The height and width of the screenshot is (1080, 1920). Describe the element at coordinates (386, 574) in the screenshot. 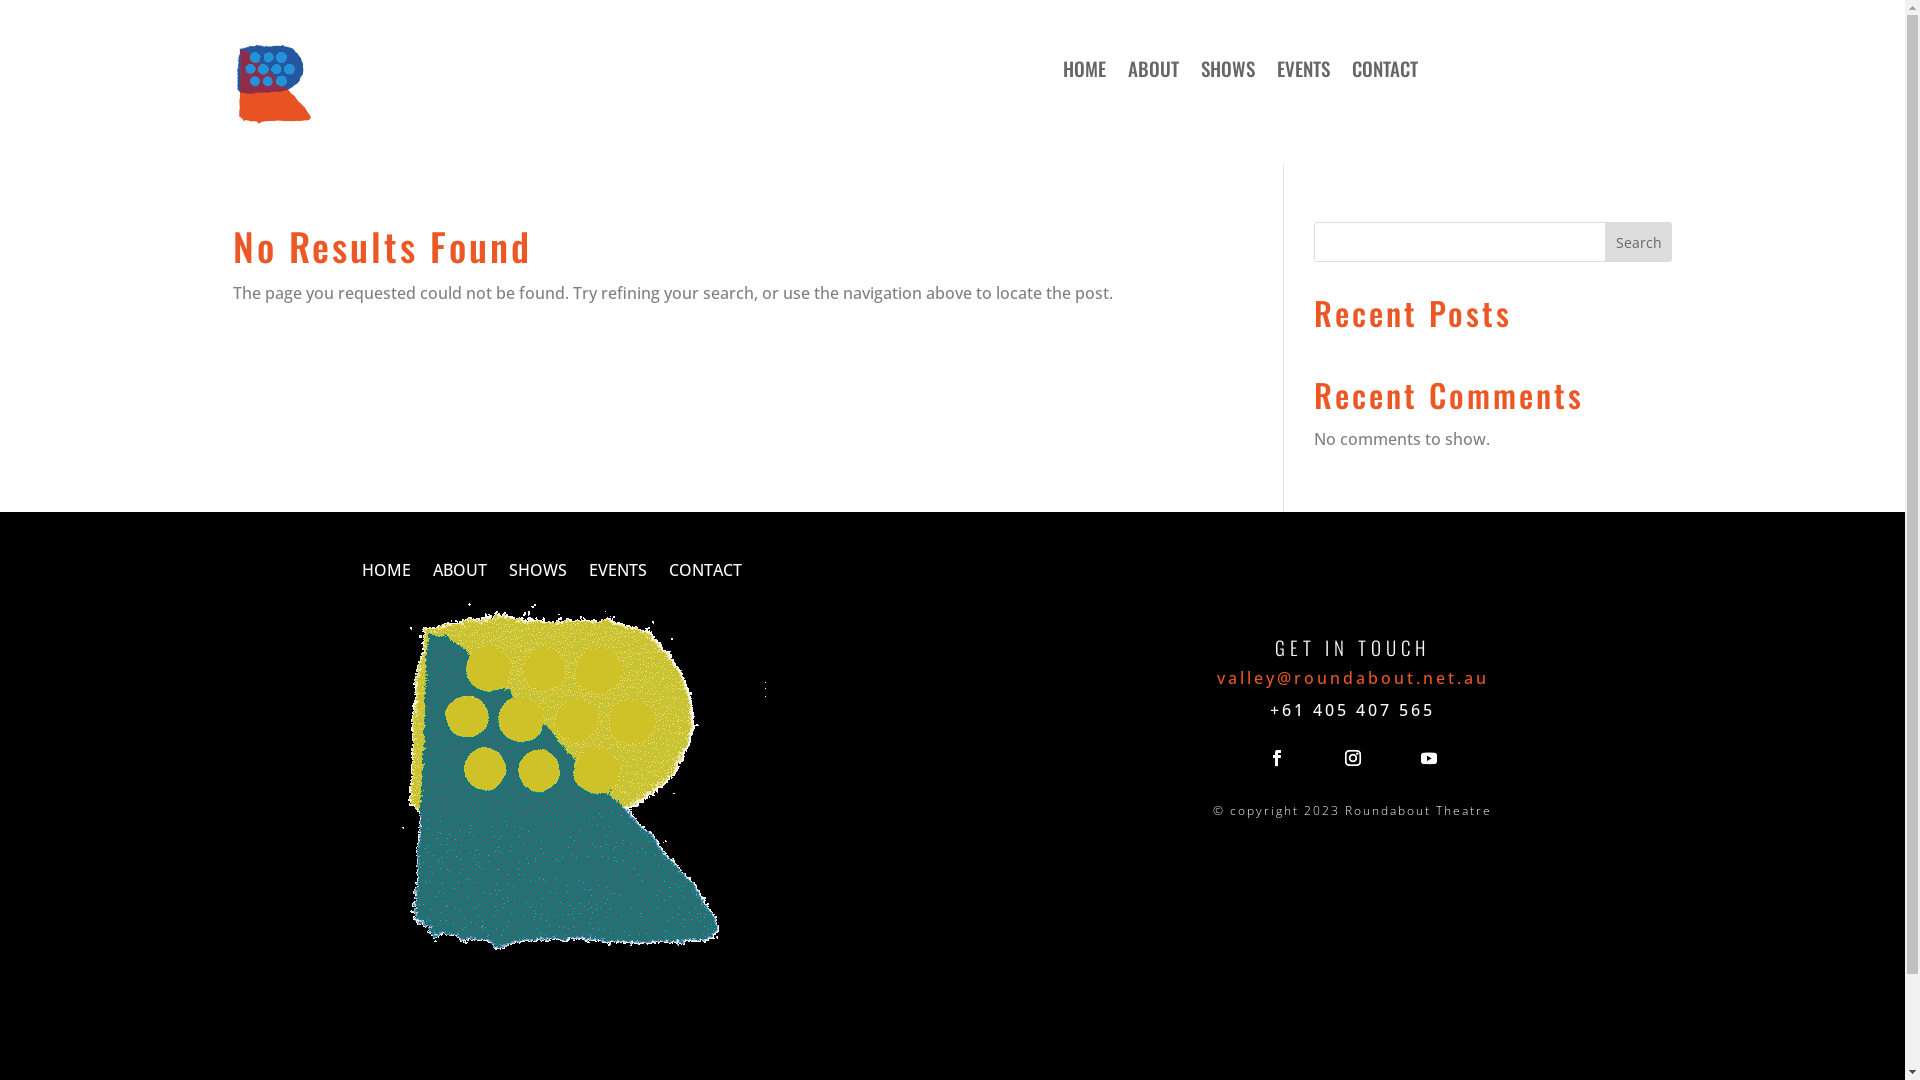

I see `'HOME'` at that location.